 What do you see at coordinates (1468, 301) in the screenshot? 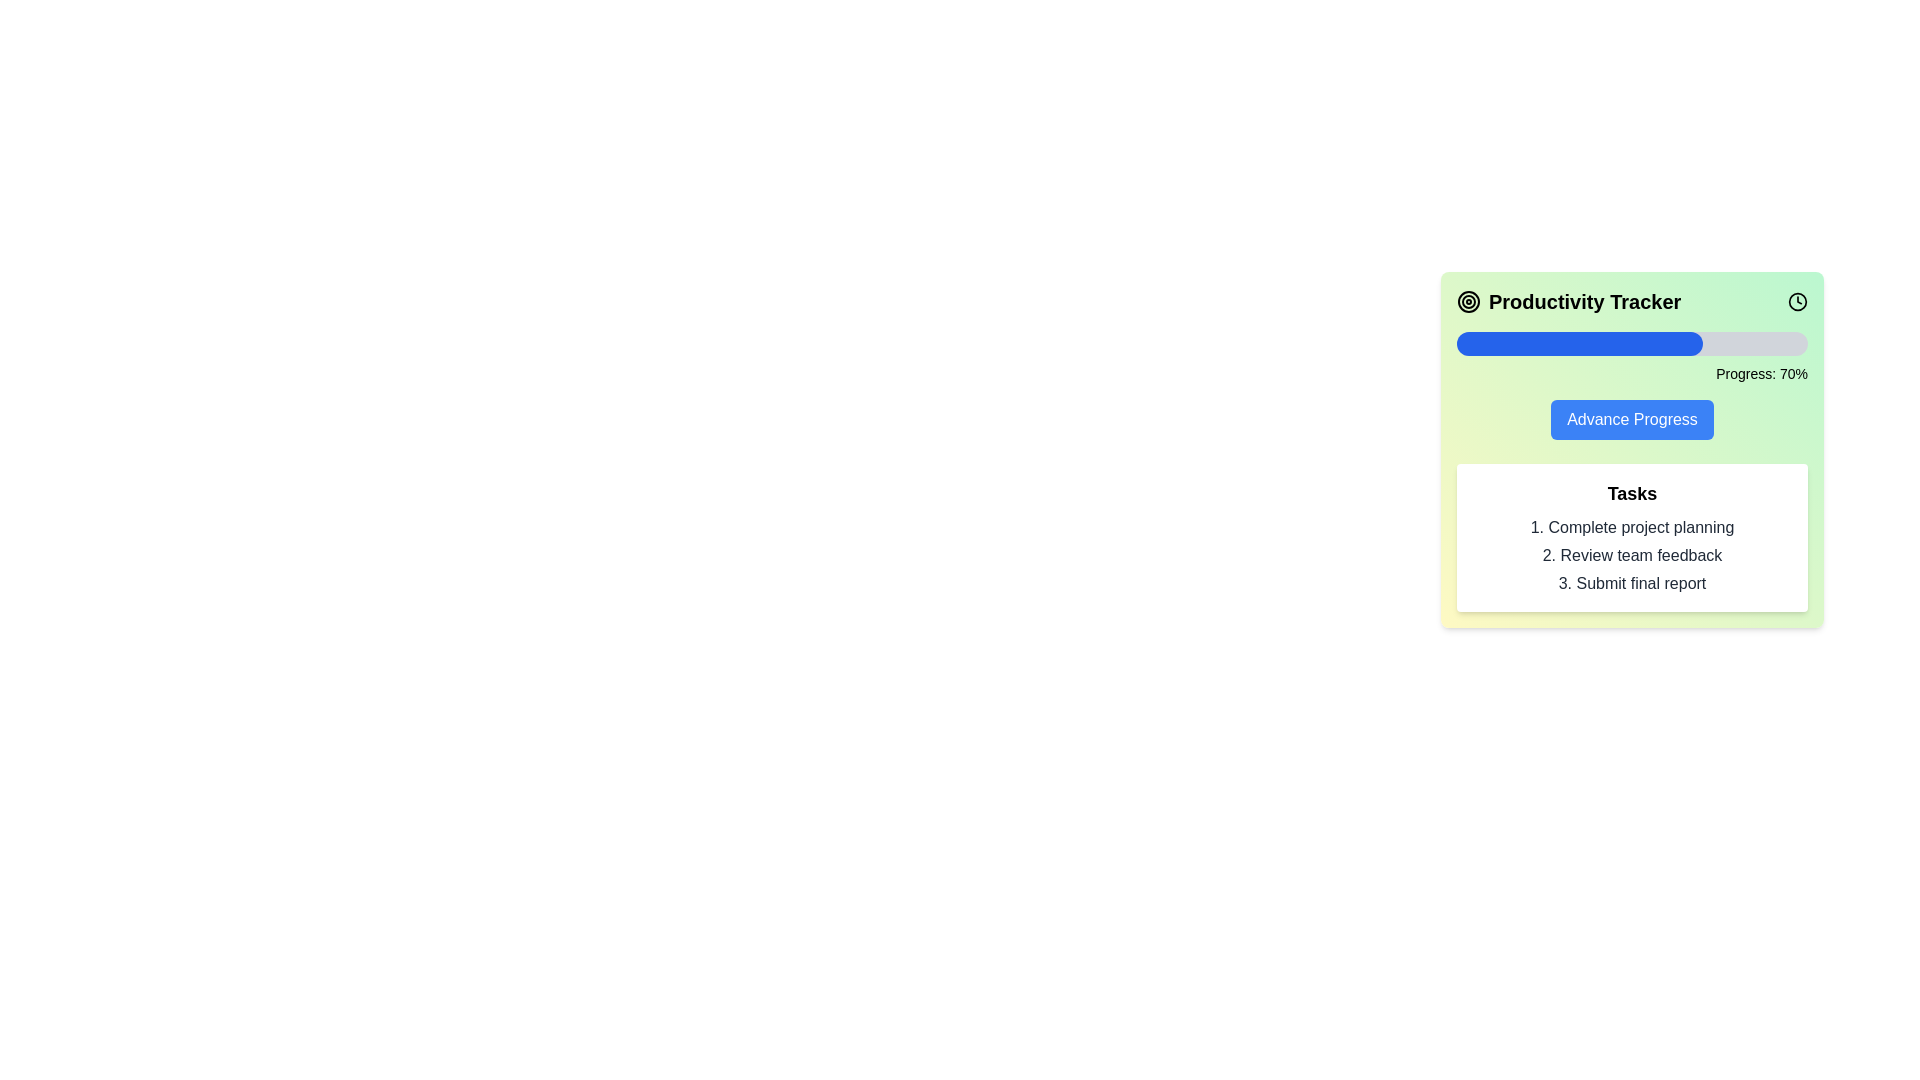
I see `the largest SVG Circle representing the outer boundary of the target icon in the top-left corner of the Productivity Tracker card` at bounding box center [1468, 301].